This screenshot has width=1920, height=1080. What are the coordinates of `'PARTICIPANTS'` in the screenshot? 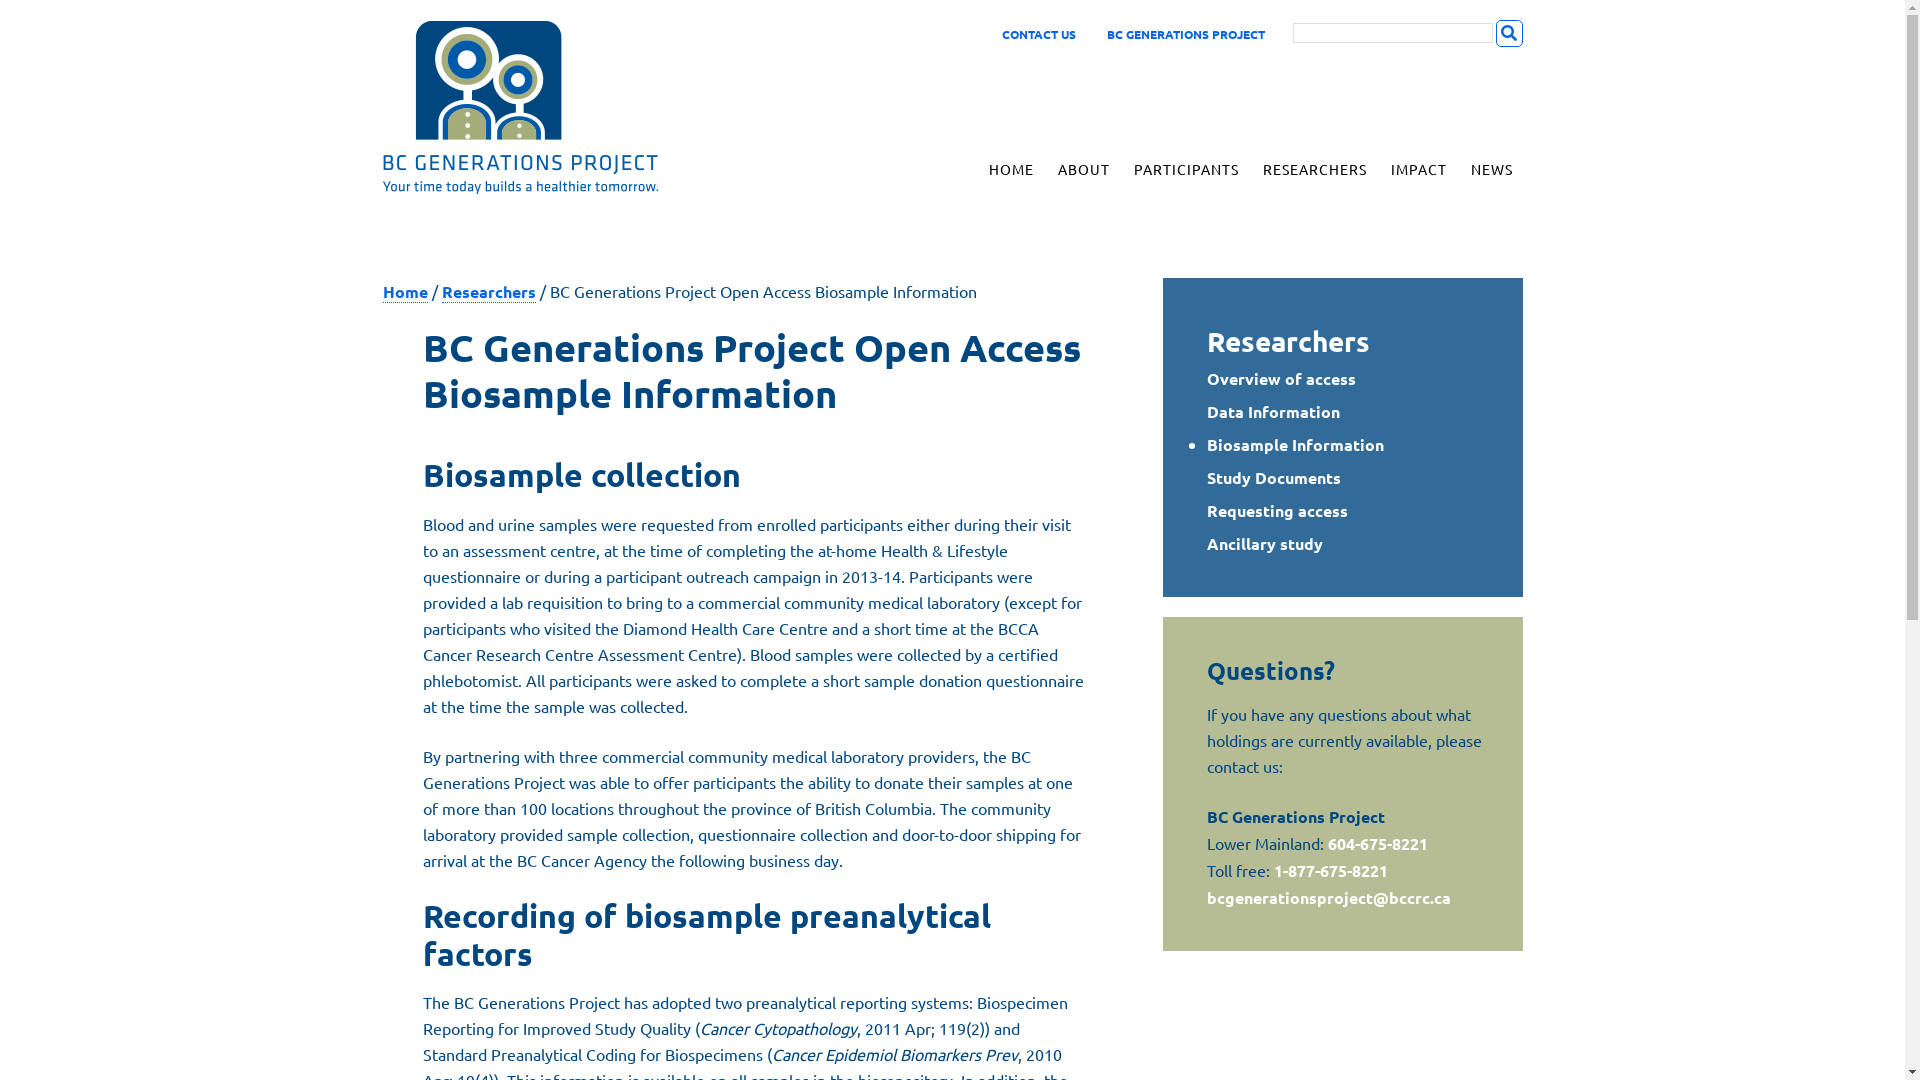 It's located at (1123, 168).